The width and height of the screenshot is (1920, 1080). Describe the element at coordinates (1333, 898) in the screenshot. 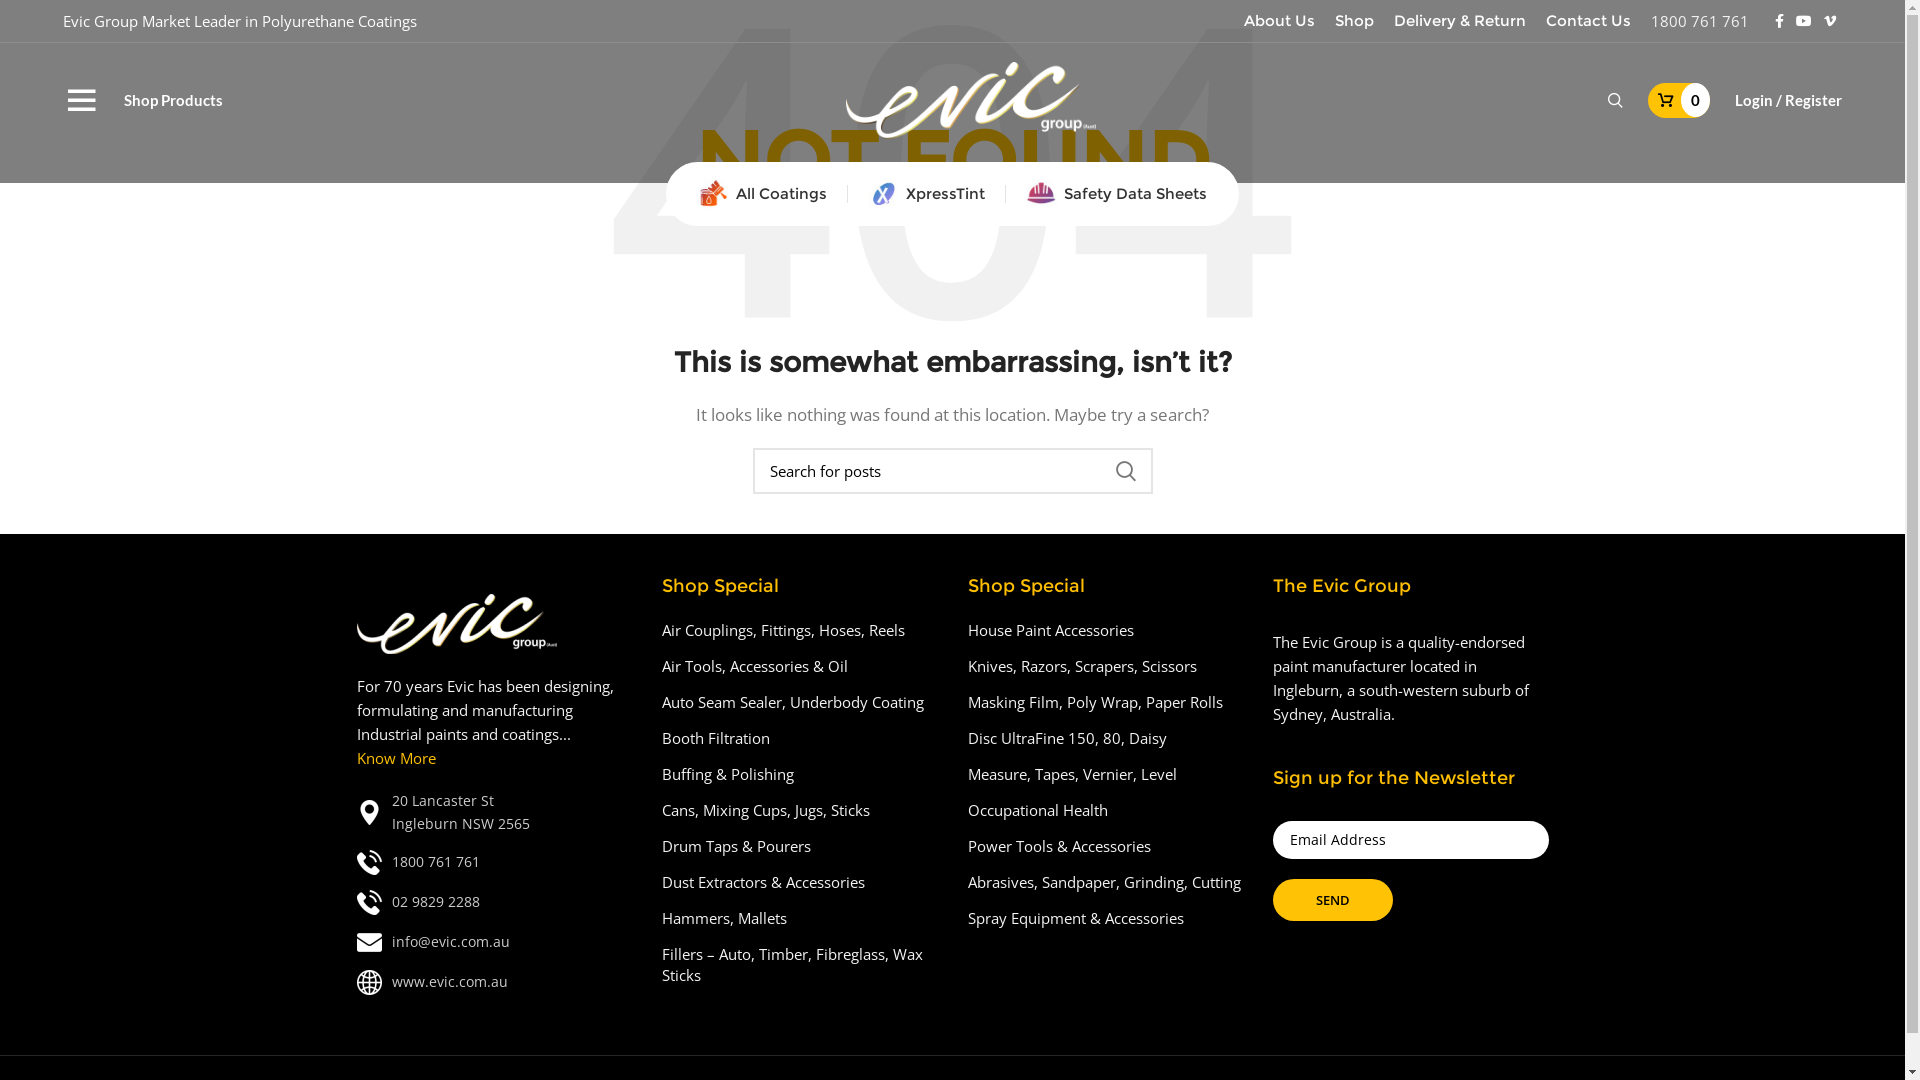

I see `'Send'` at that location.